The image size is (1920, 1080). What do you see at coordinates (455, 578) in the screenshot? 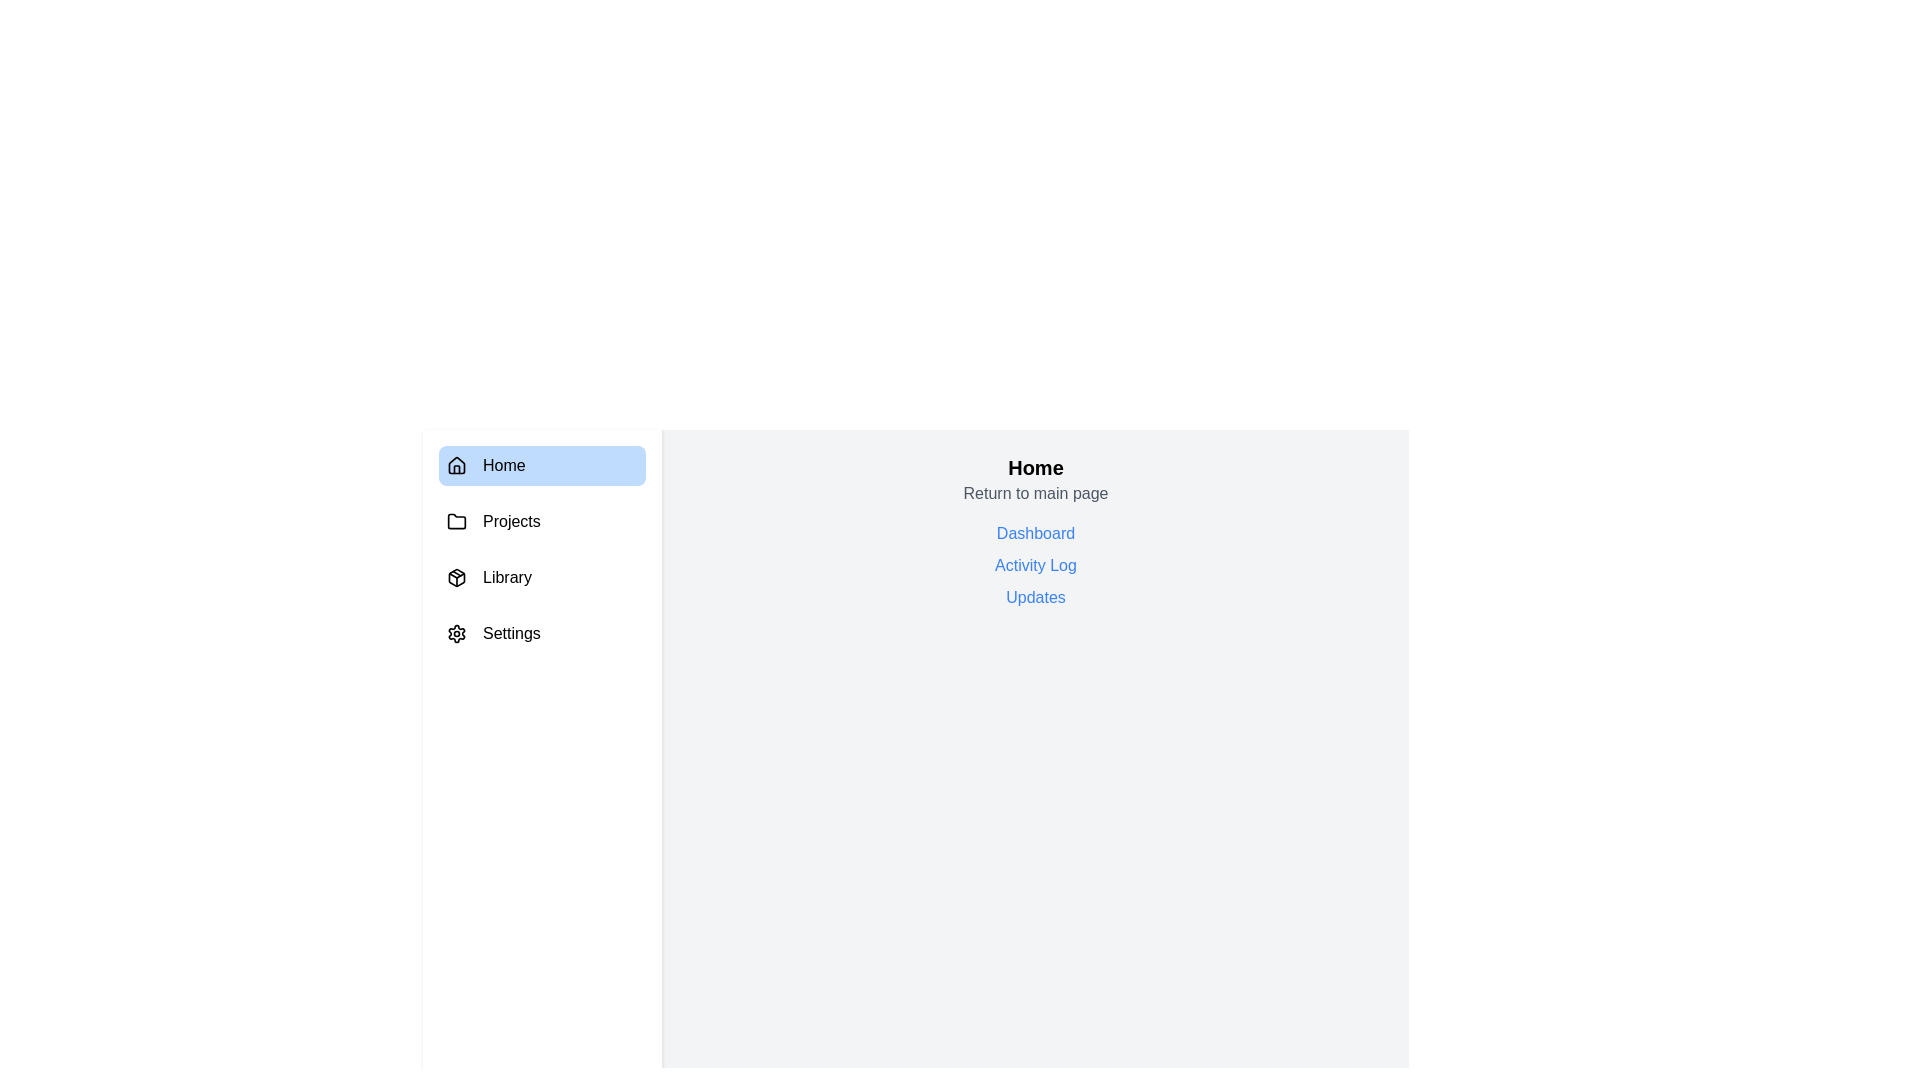
I see `the 'Library' icon in the sidebar menu, located between the 'Projects' and 'Settings' icons to facilitate navigation` at bounding box center [455, 578].